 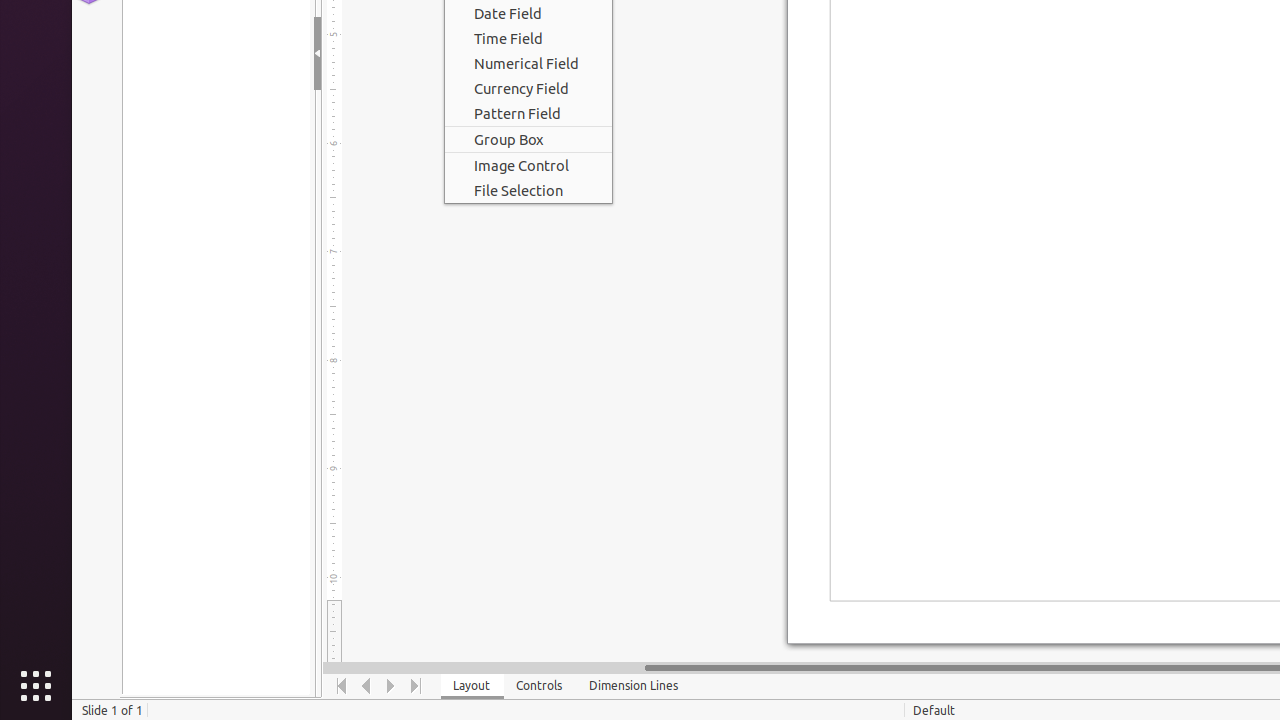 I want to click on 'Show Applications', so click(x=35, y=685).